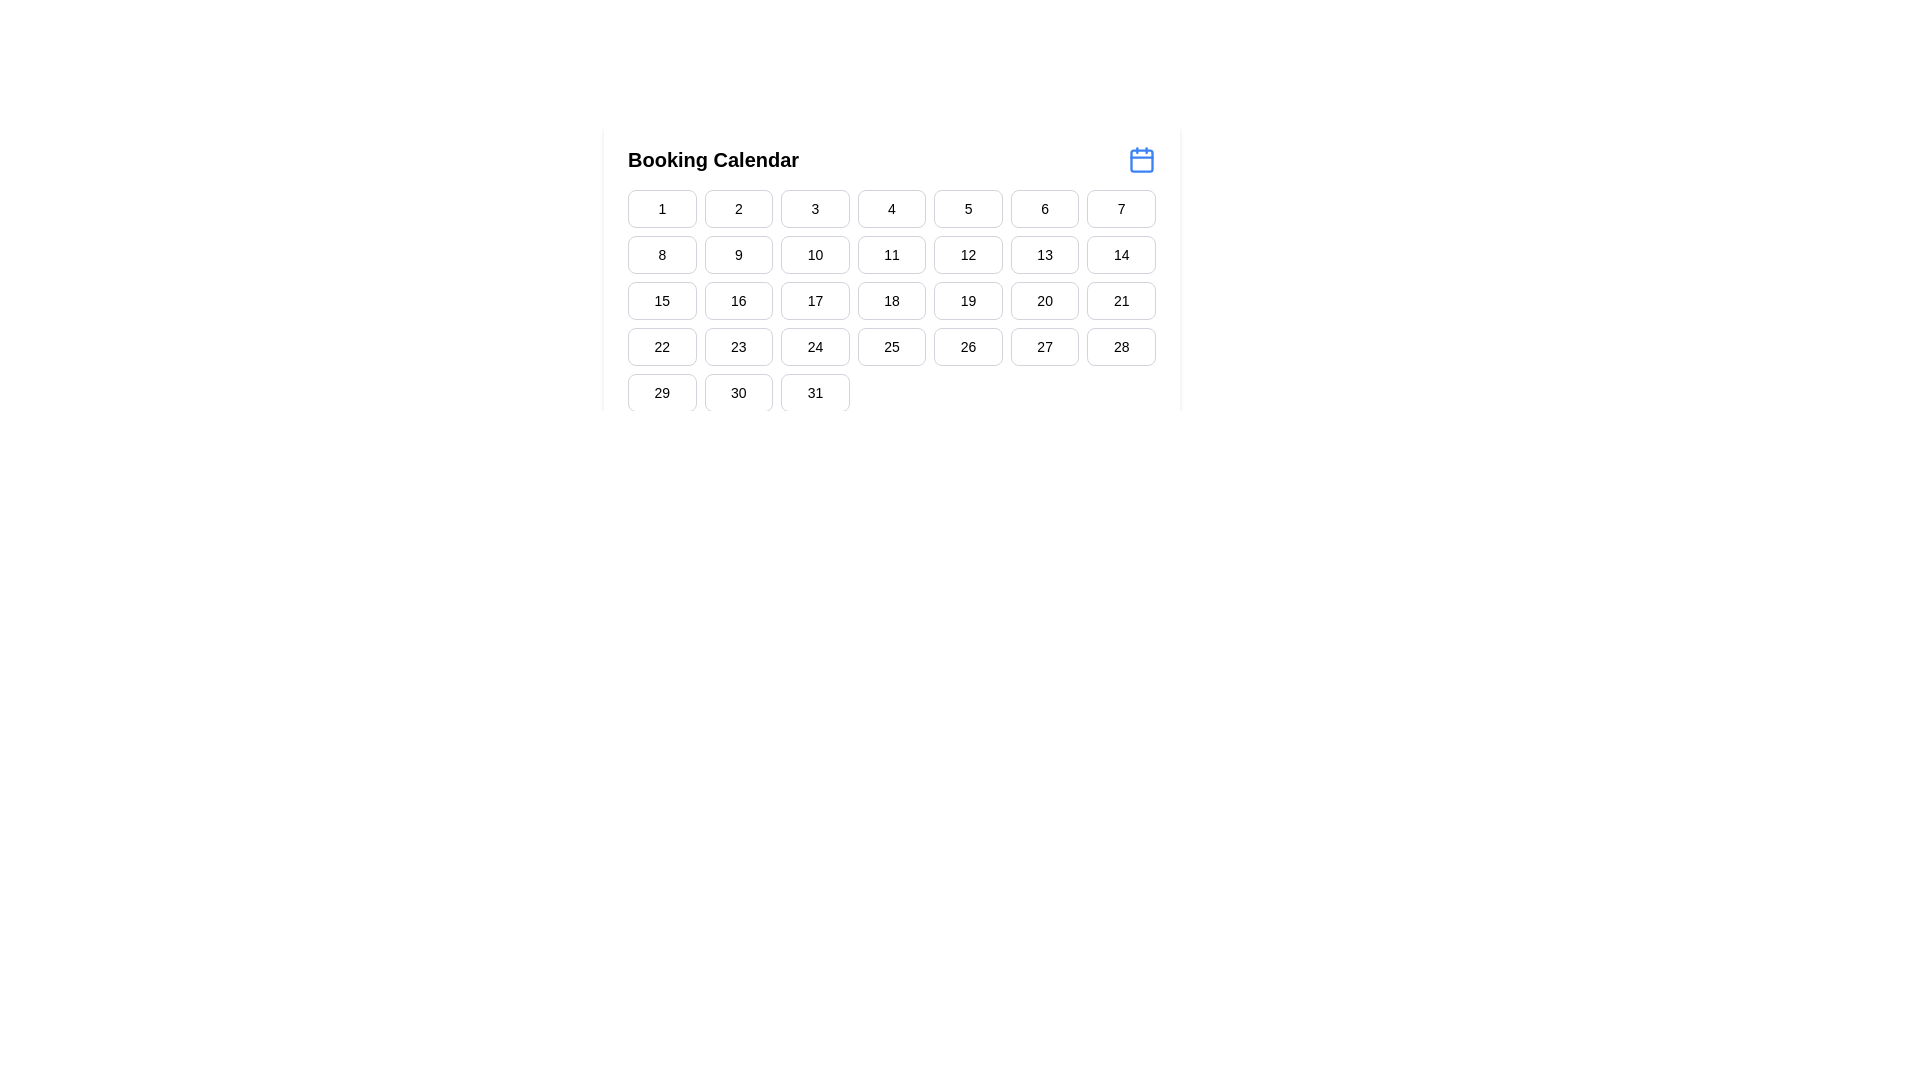  What do you see at coordinates (1121, 346) in the screenshot?
I see `the button representing the selectable date (28th of a month) in the fourth row and seventh column of the booking calendar interface` at bounding box center [1121, 346].